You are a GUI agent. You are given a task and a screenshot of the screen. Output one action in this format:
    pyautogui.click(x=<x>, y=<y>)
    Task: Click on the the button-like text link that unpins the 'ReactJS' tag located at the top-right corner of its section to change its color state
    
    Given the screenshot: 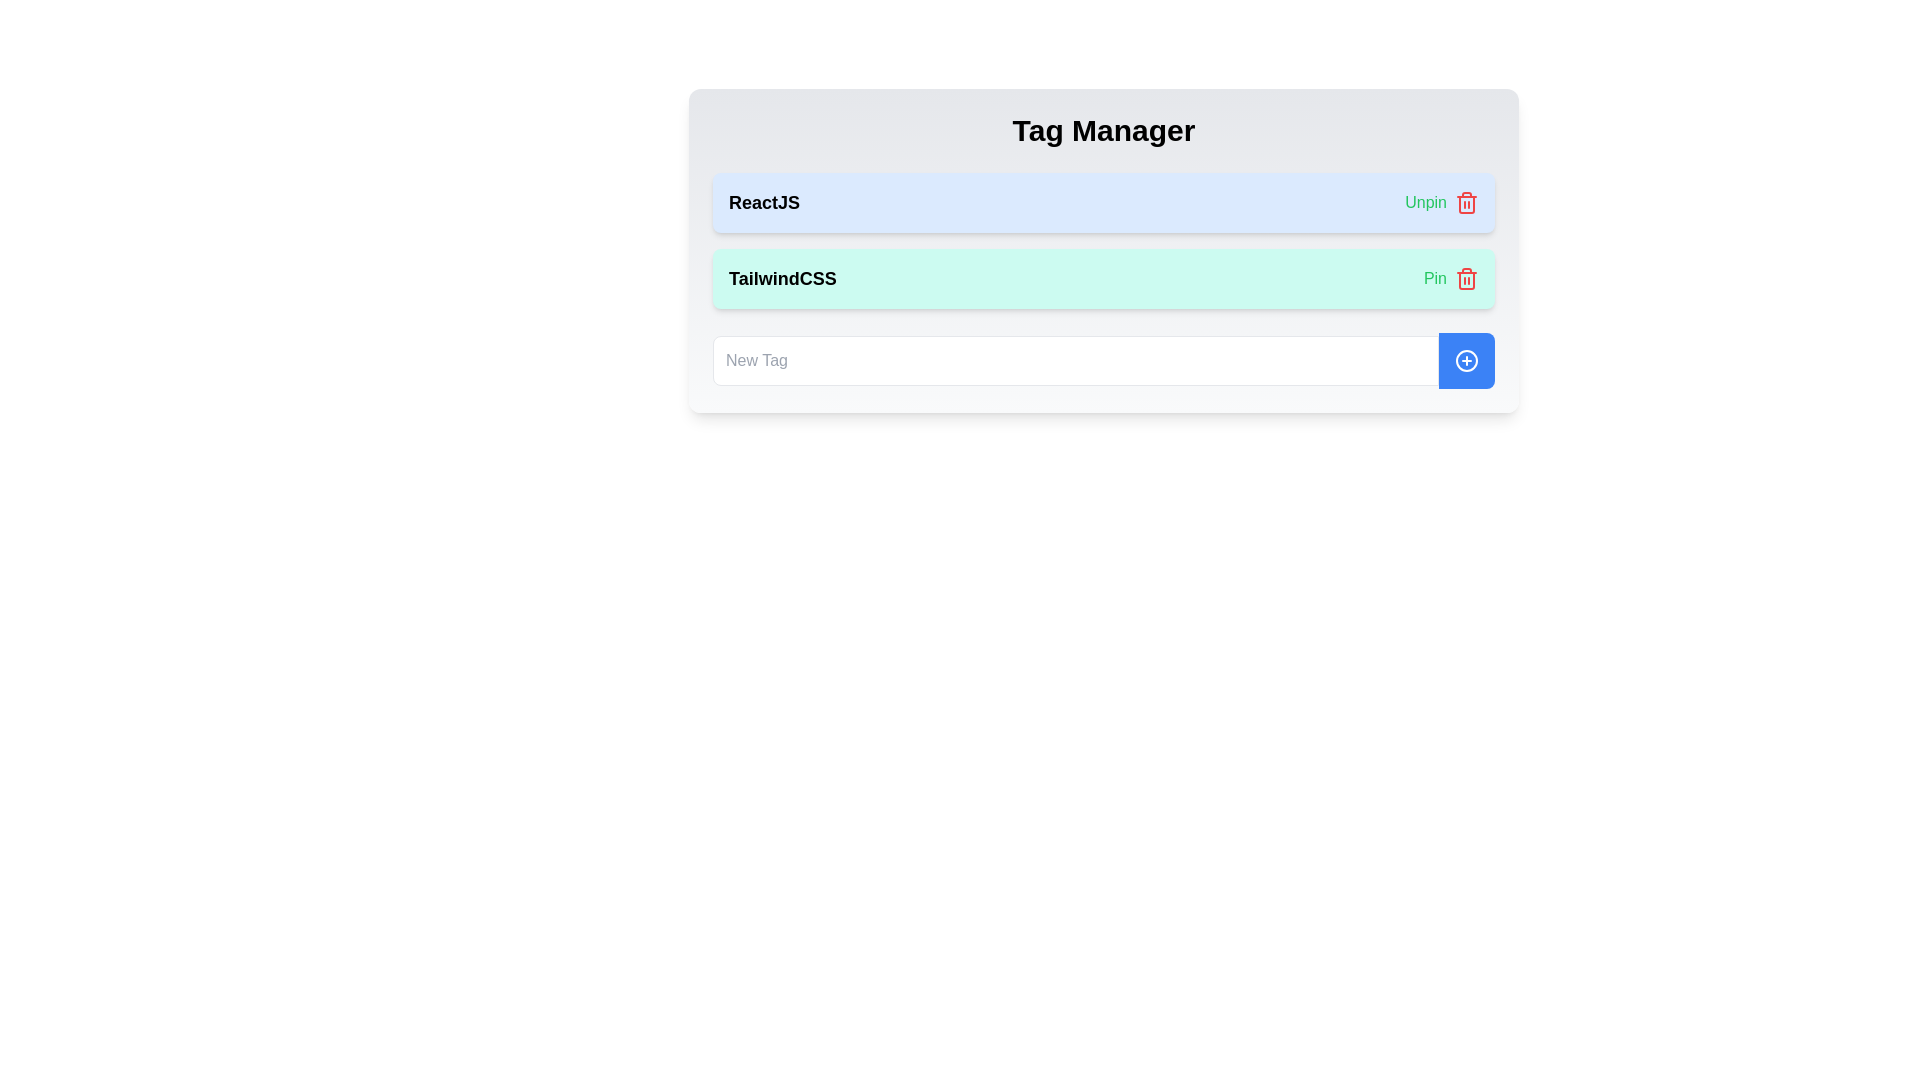 What is the action you would take?
    pyautogui.click(x=1425, y=203)
    